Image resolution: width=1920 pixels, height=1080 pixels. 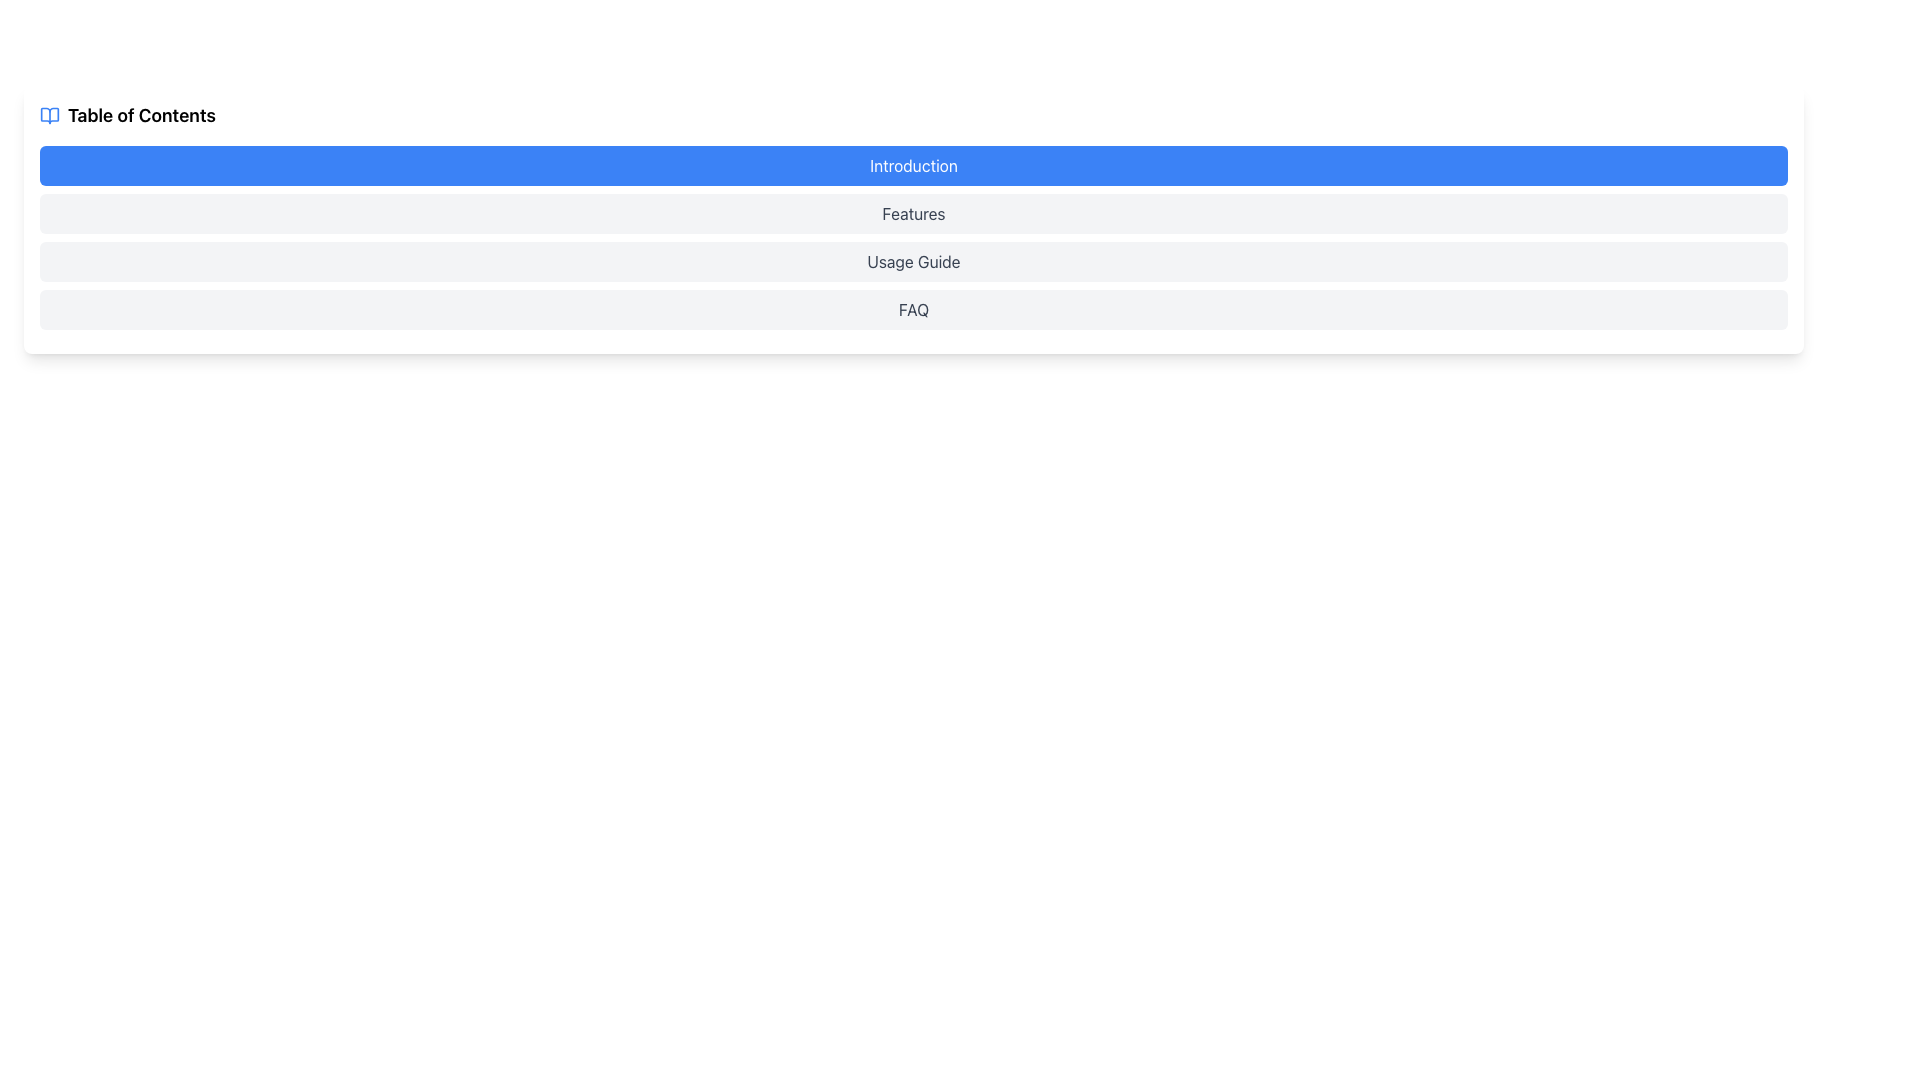 I want to click on the 'FAQ' button, which is the last entry in the navigation list, so click(x=912, y=309).